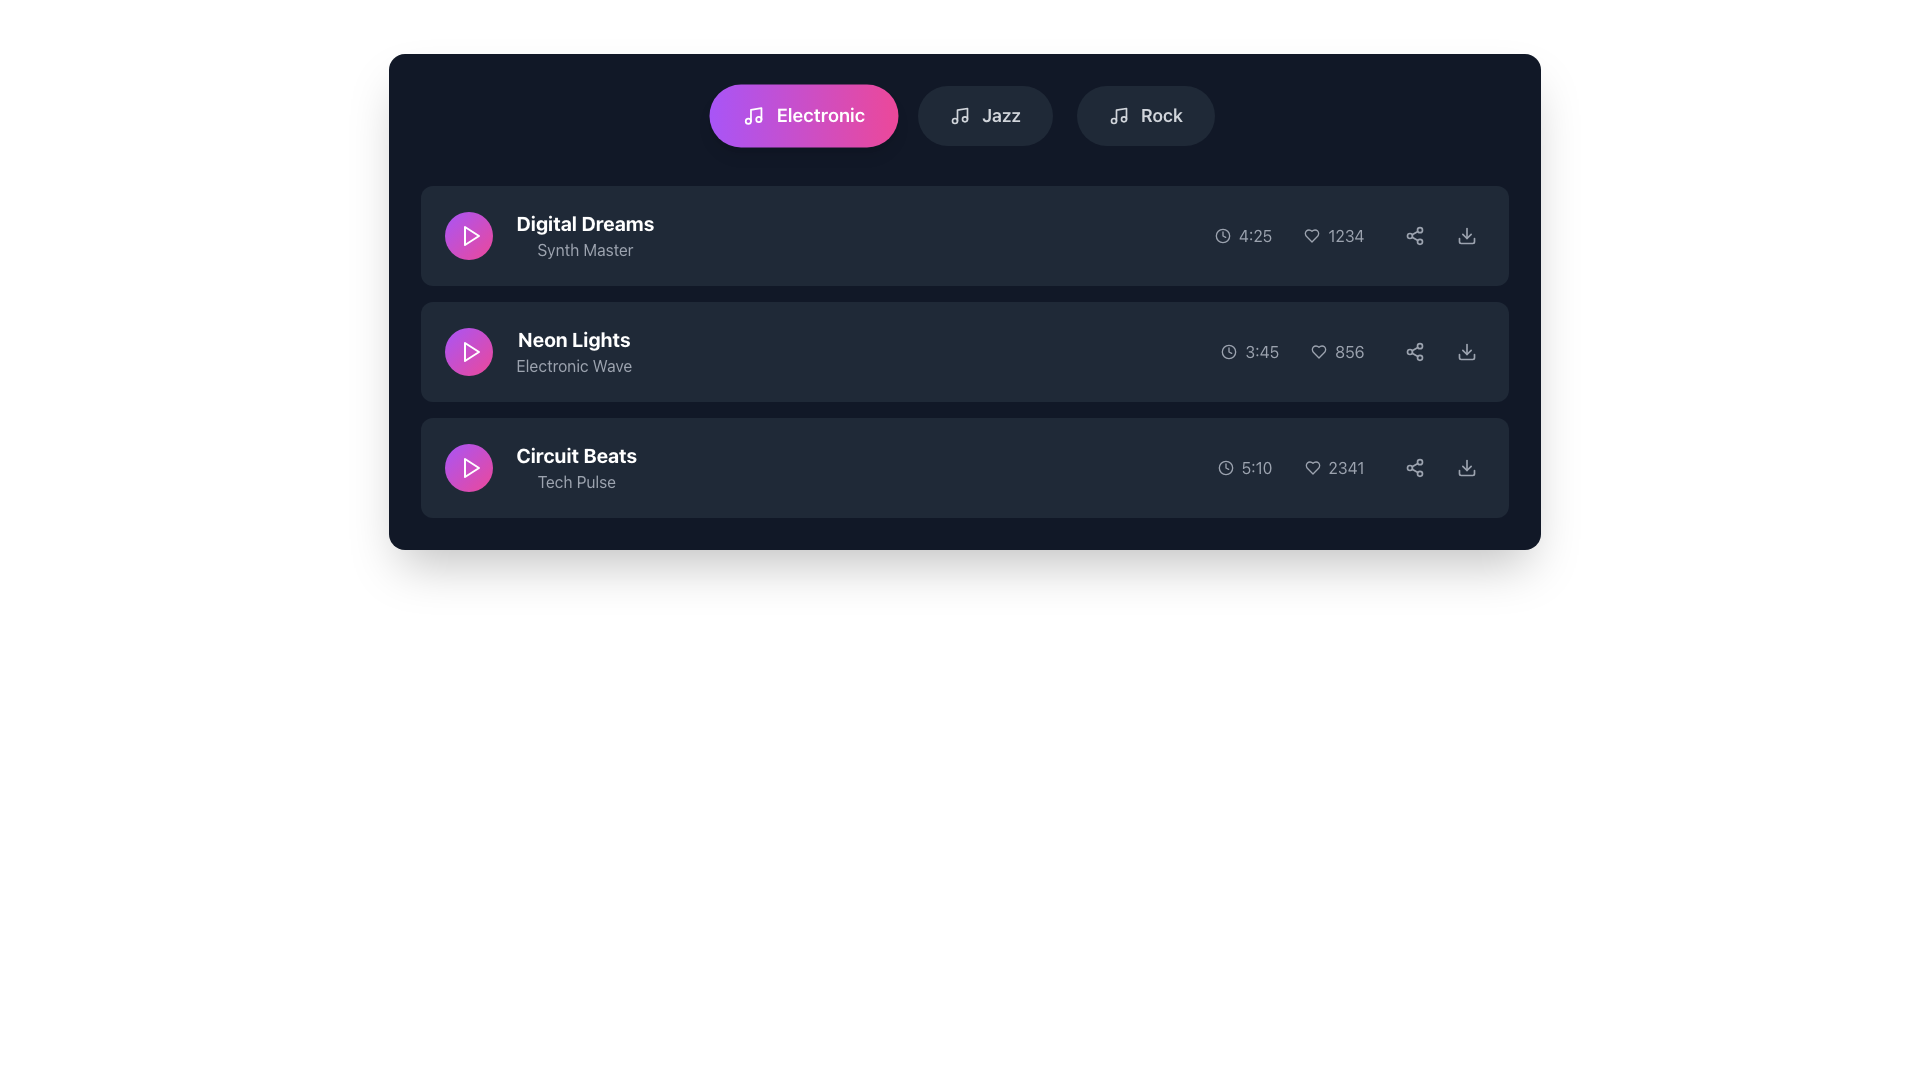 The image size is (1920, 1080). What do you see at coordinates (573, 366) in the screenshot?
I see `the descriptive text label for the item 'Neon Lights', which is positioned below the title and aligned with other elements in the second row of the list` at bounding box center [573, 366].